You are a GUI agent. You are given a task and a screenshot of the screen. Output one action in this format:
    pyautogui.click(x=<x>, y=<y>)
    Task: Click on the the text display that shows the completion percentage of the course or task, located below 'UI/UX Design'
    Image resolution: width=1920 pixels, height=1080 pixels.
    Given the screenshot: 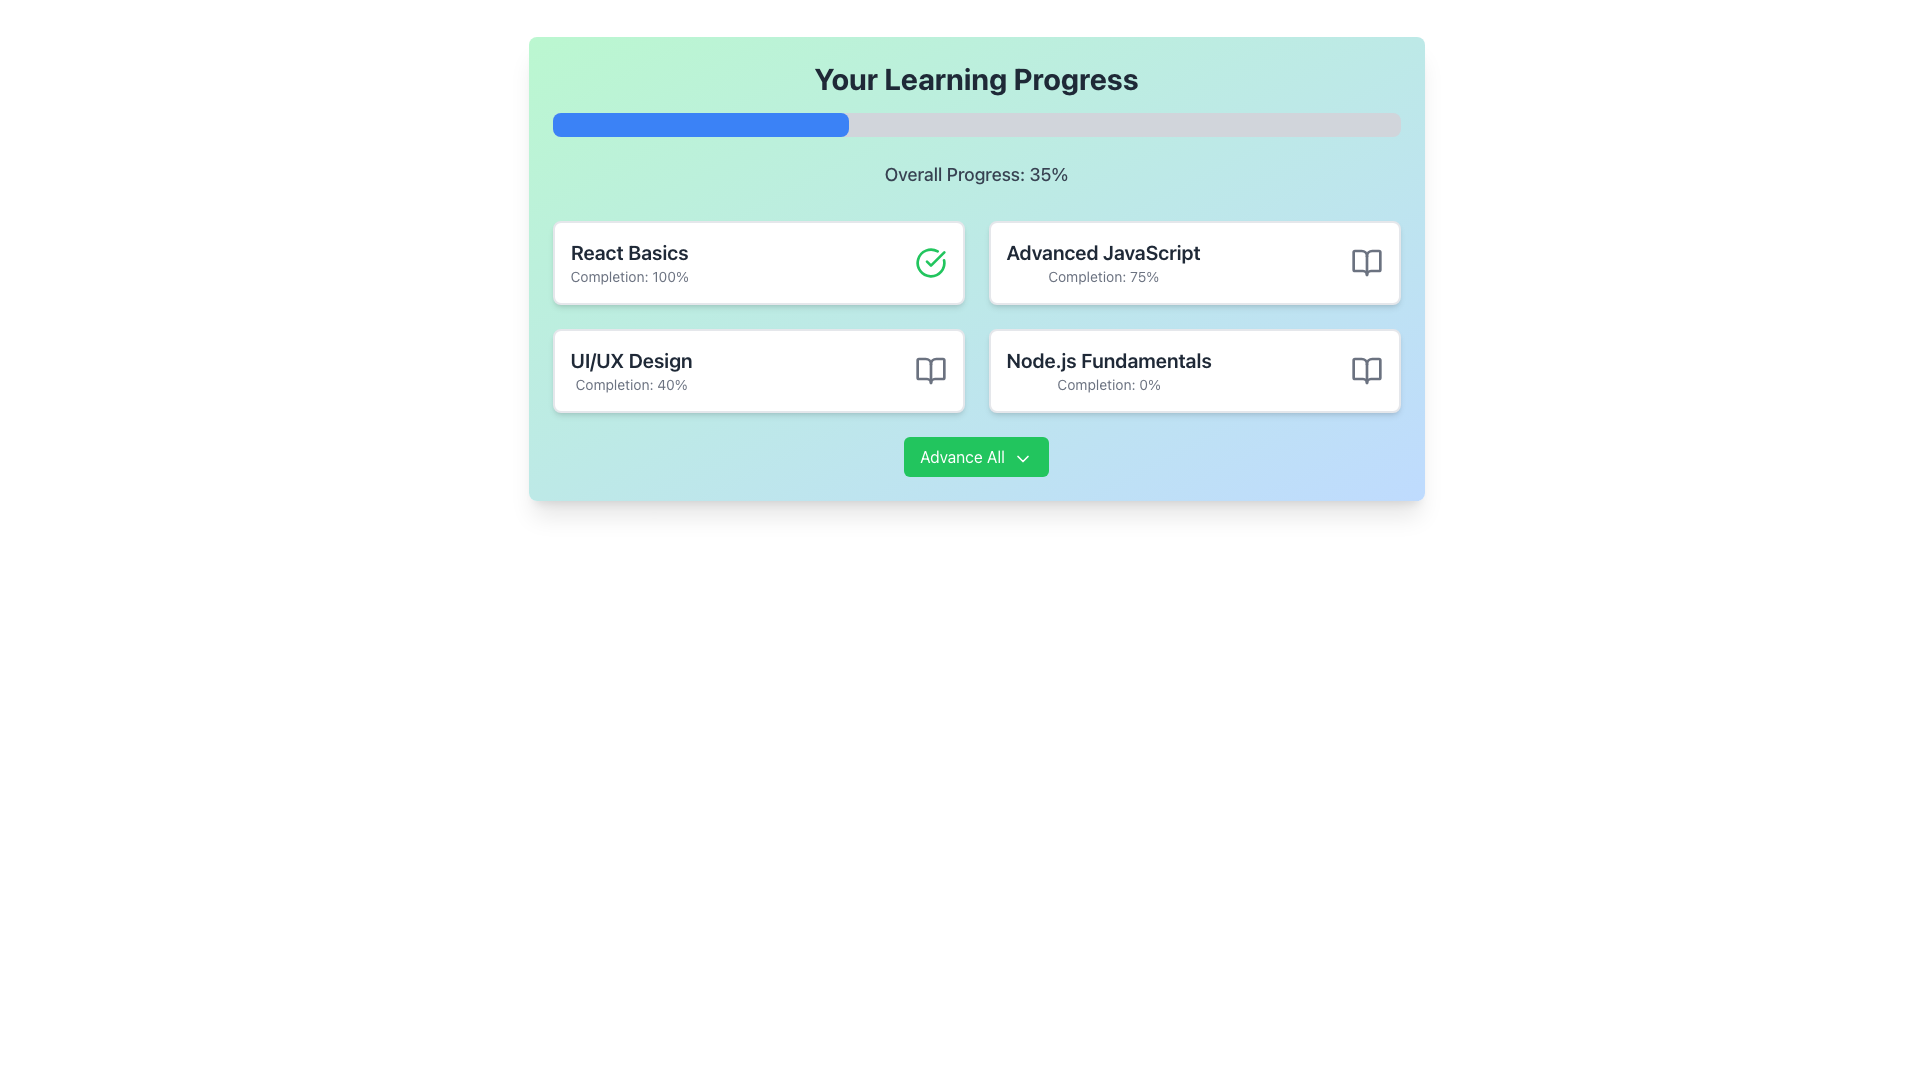 What is the action you would take?
    pyautogui.click(x=630, y=385)
    